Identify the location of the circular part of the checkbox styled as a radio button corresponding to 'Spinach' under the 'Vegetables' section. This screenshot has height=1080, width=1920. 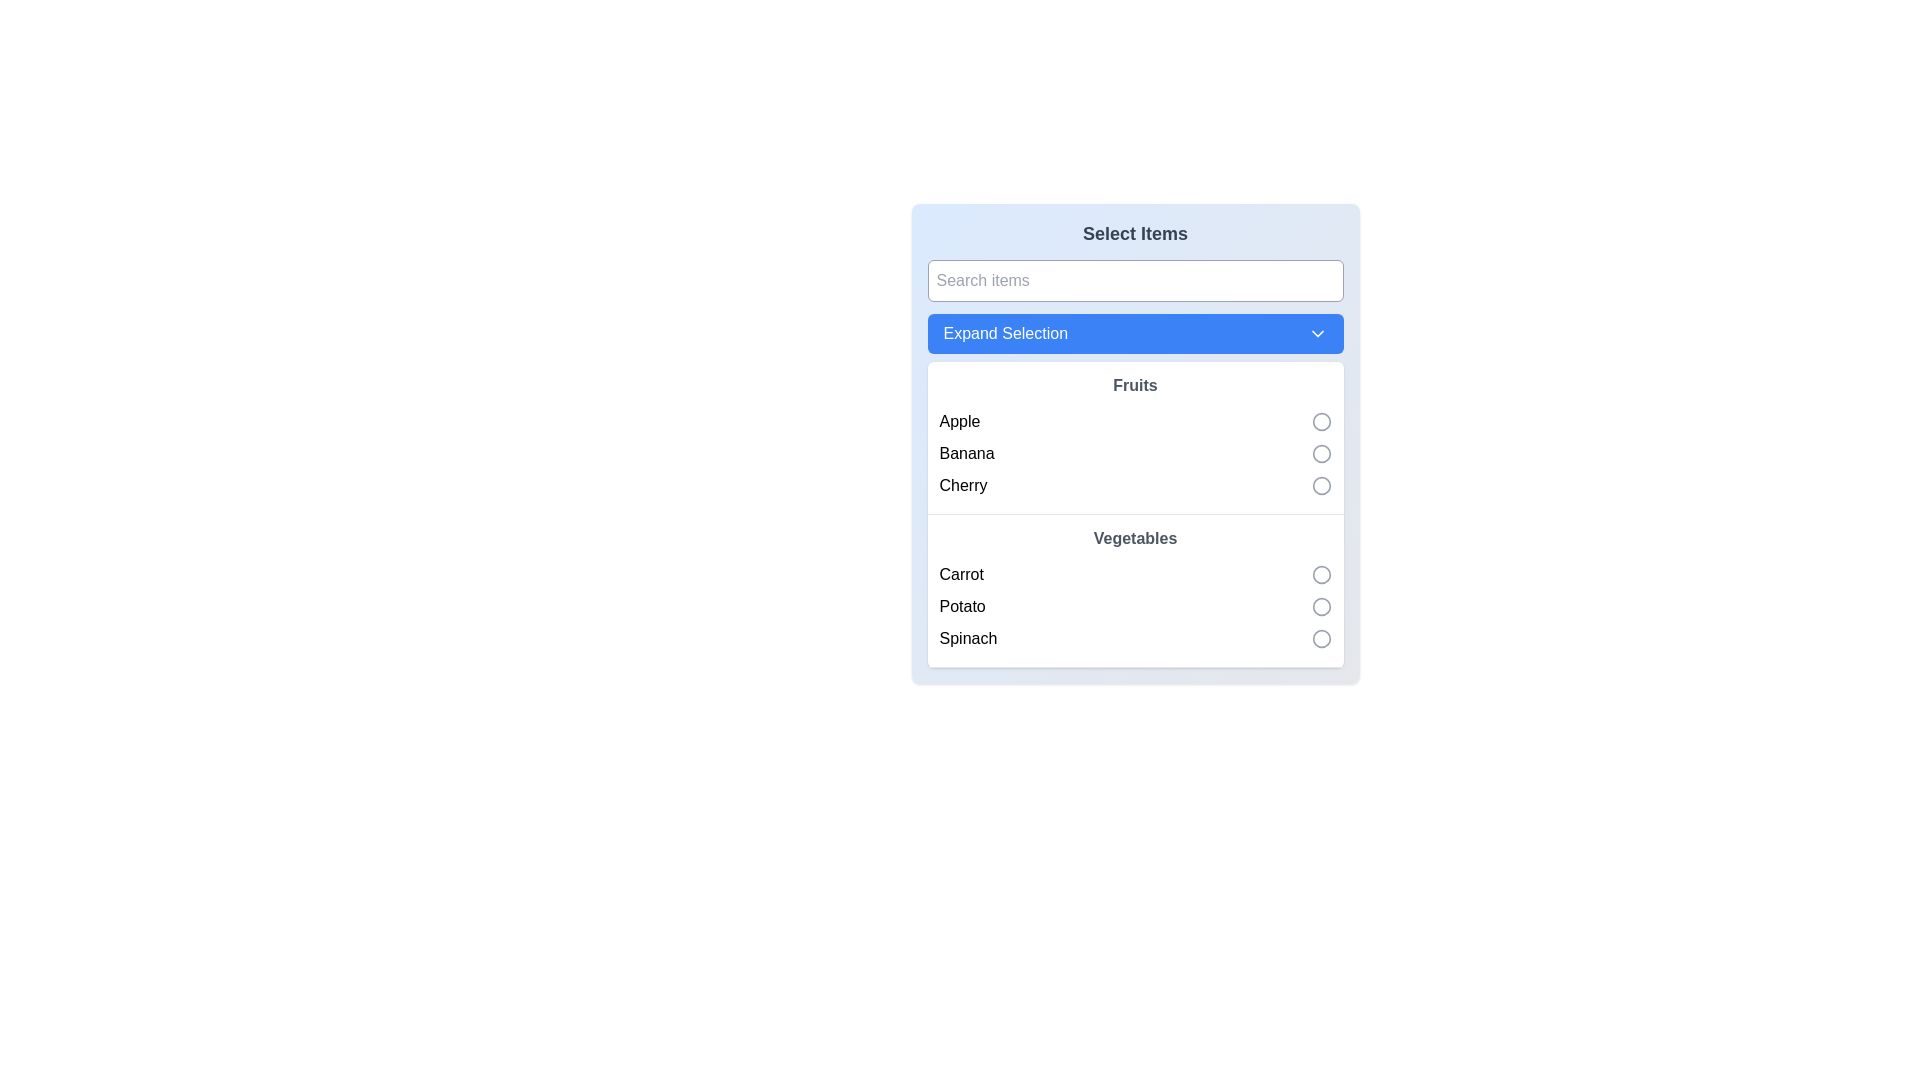
(1321, 639).